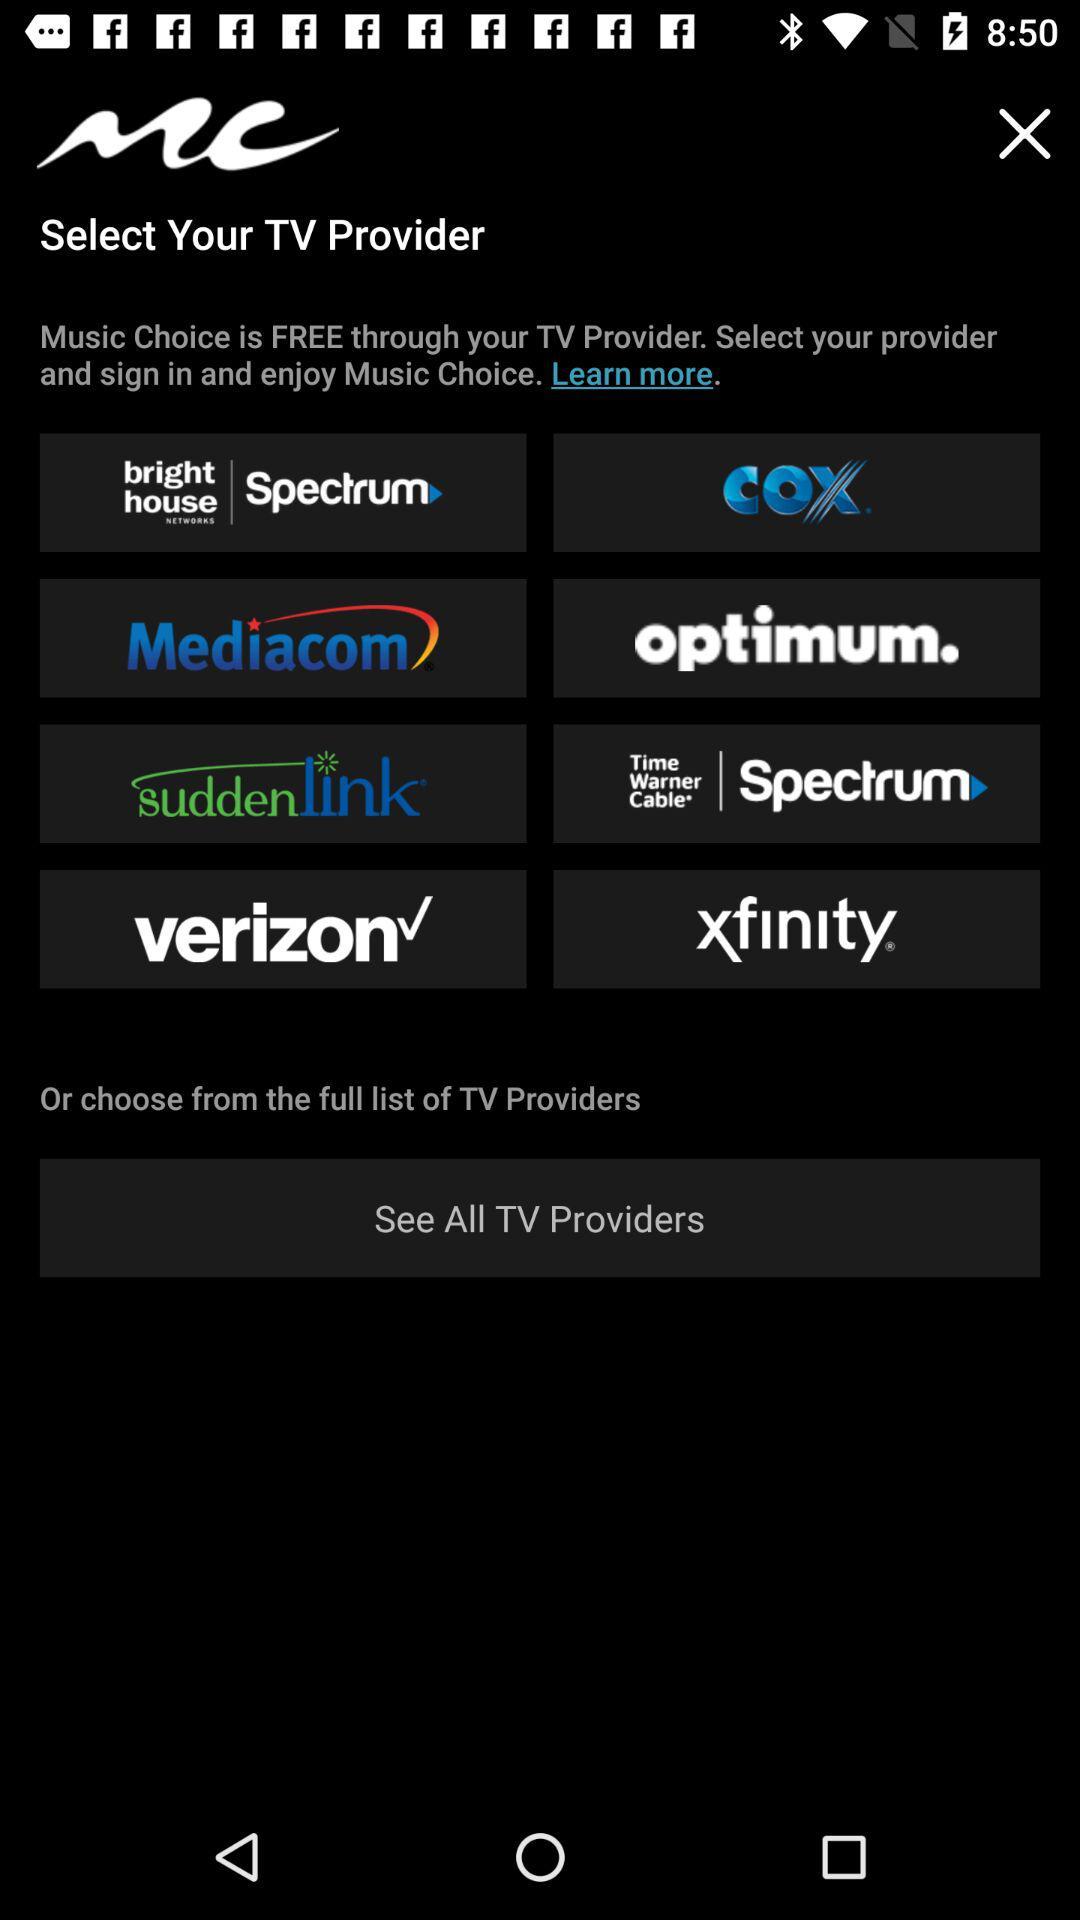  I want to click on the close icon, so click(1024, 132).